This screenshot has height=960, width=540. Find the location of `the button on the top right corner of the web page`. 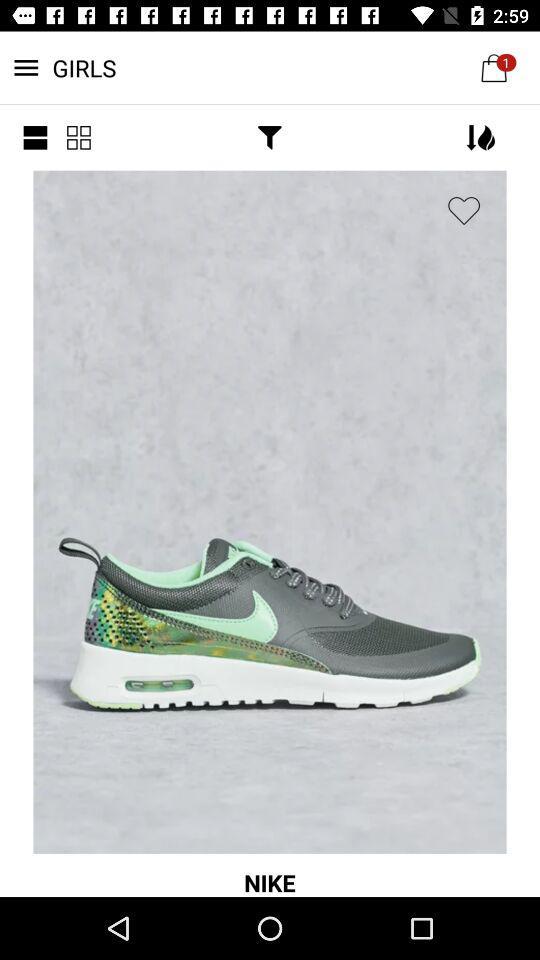

the button on the top right corner of the web page is located at coordinates (493, 67).